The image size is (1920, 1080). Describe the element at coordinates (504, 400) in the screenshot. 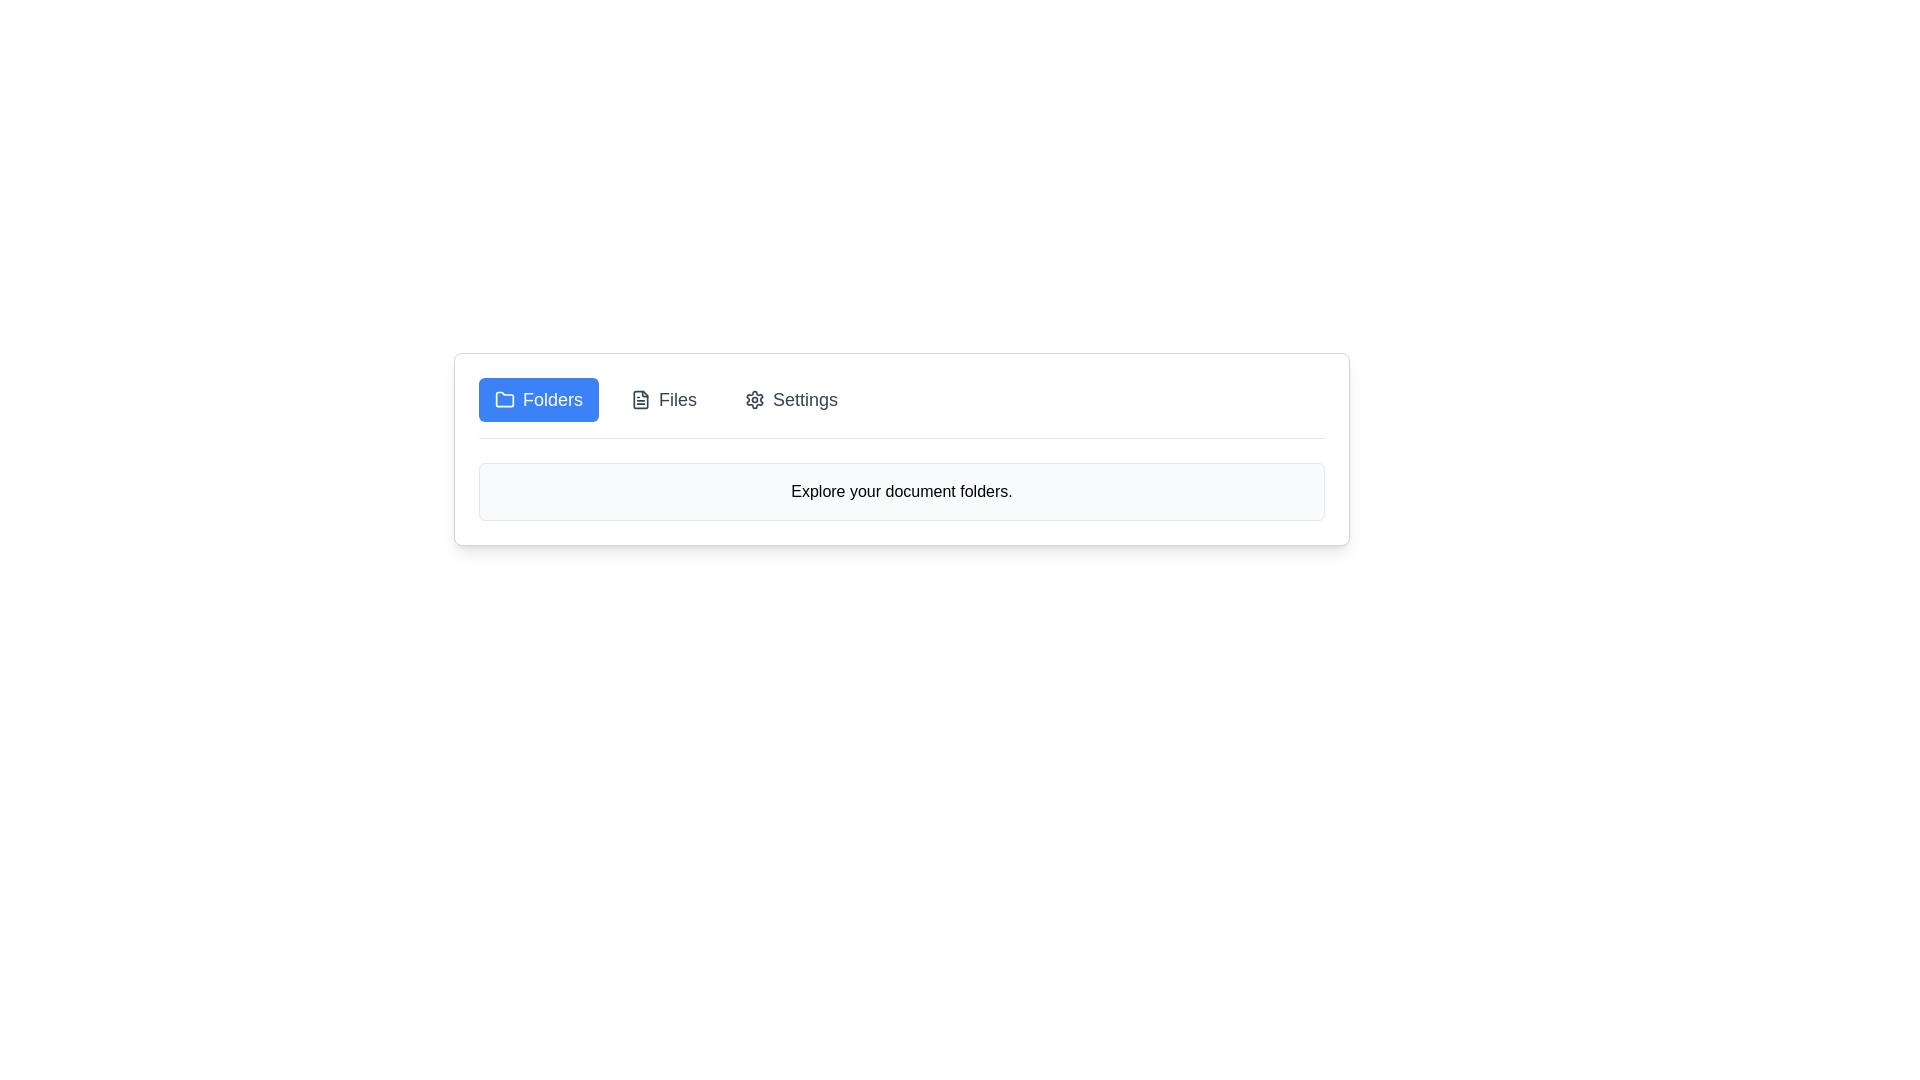

I see `the tab icon for Folders` at that location.